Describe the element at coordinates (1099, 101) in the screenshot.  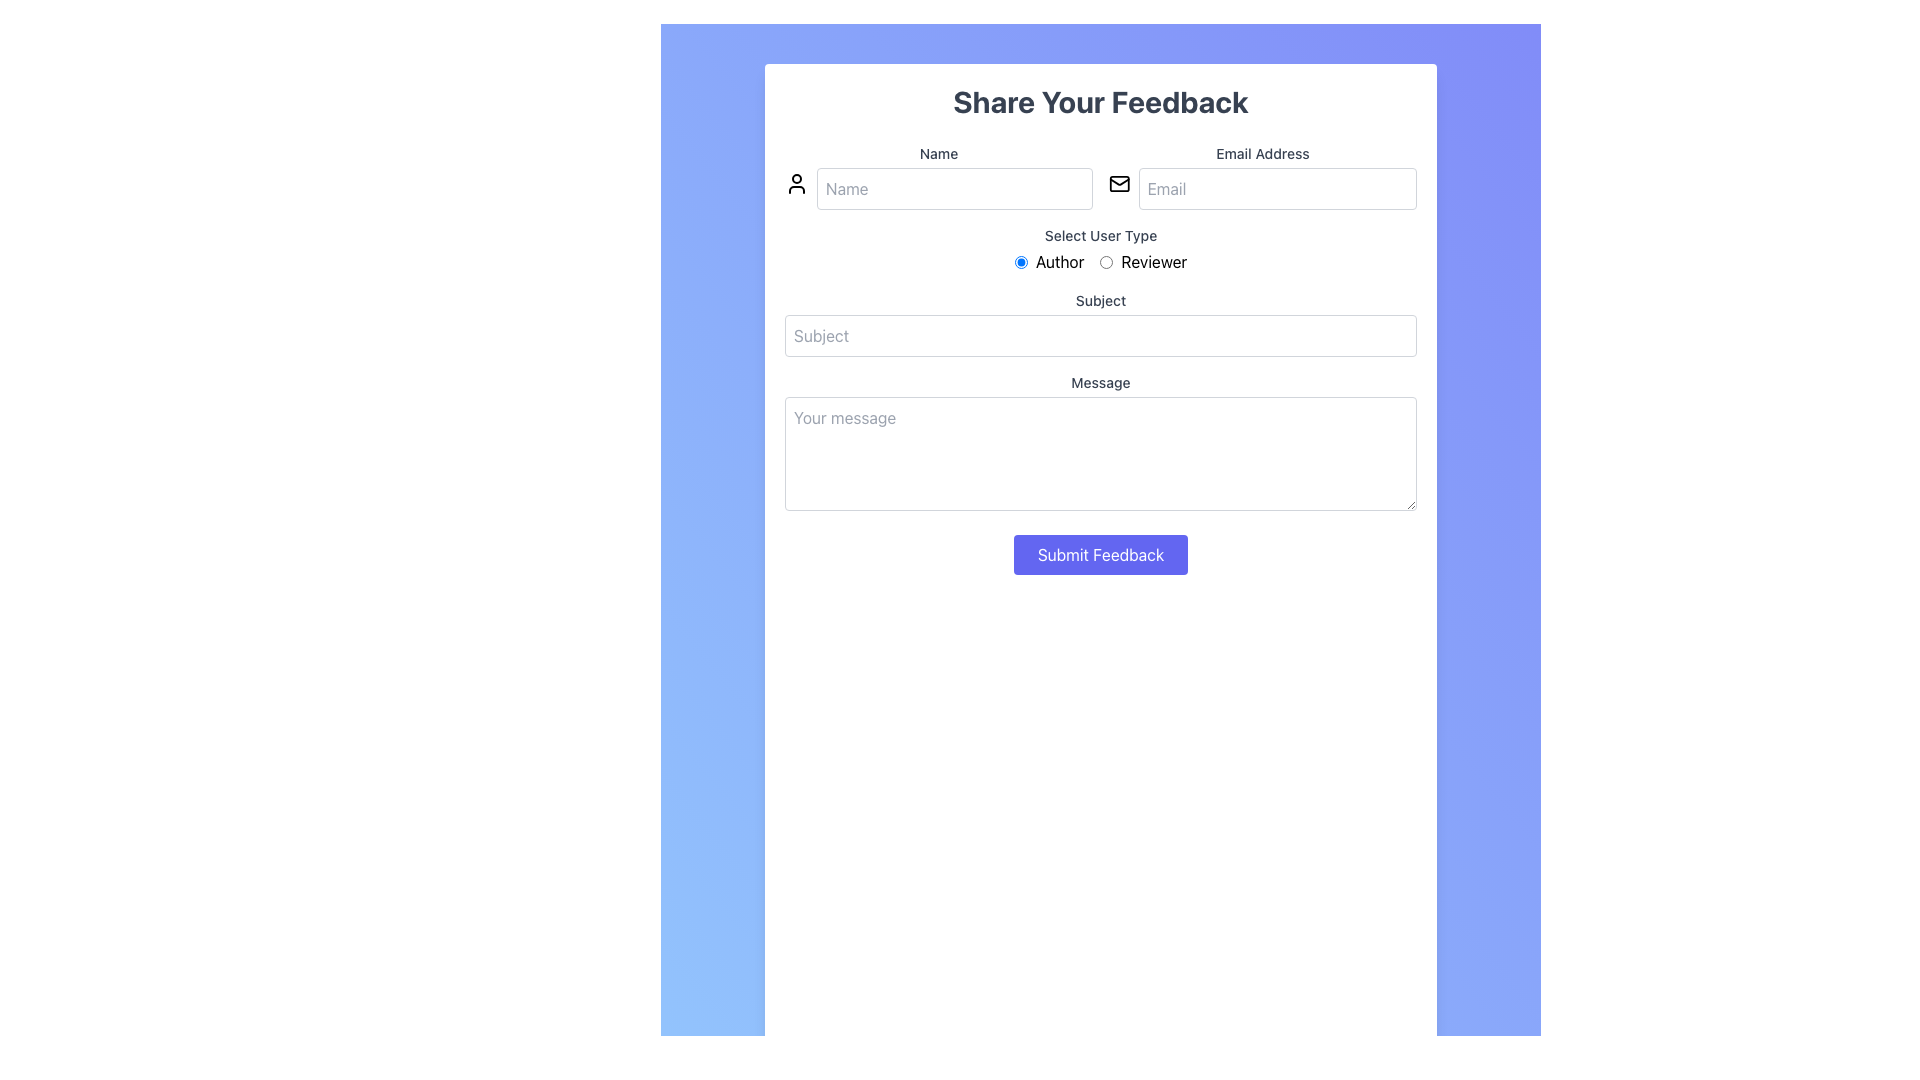
I see `the purpose of the feedback form by clicking on the 'Share Your Feedback' header, which is a bold and large text element centrally aligned at the top of the form` at that location.